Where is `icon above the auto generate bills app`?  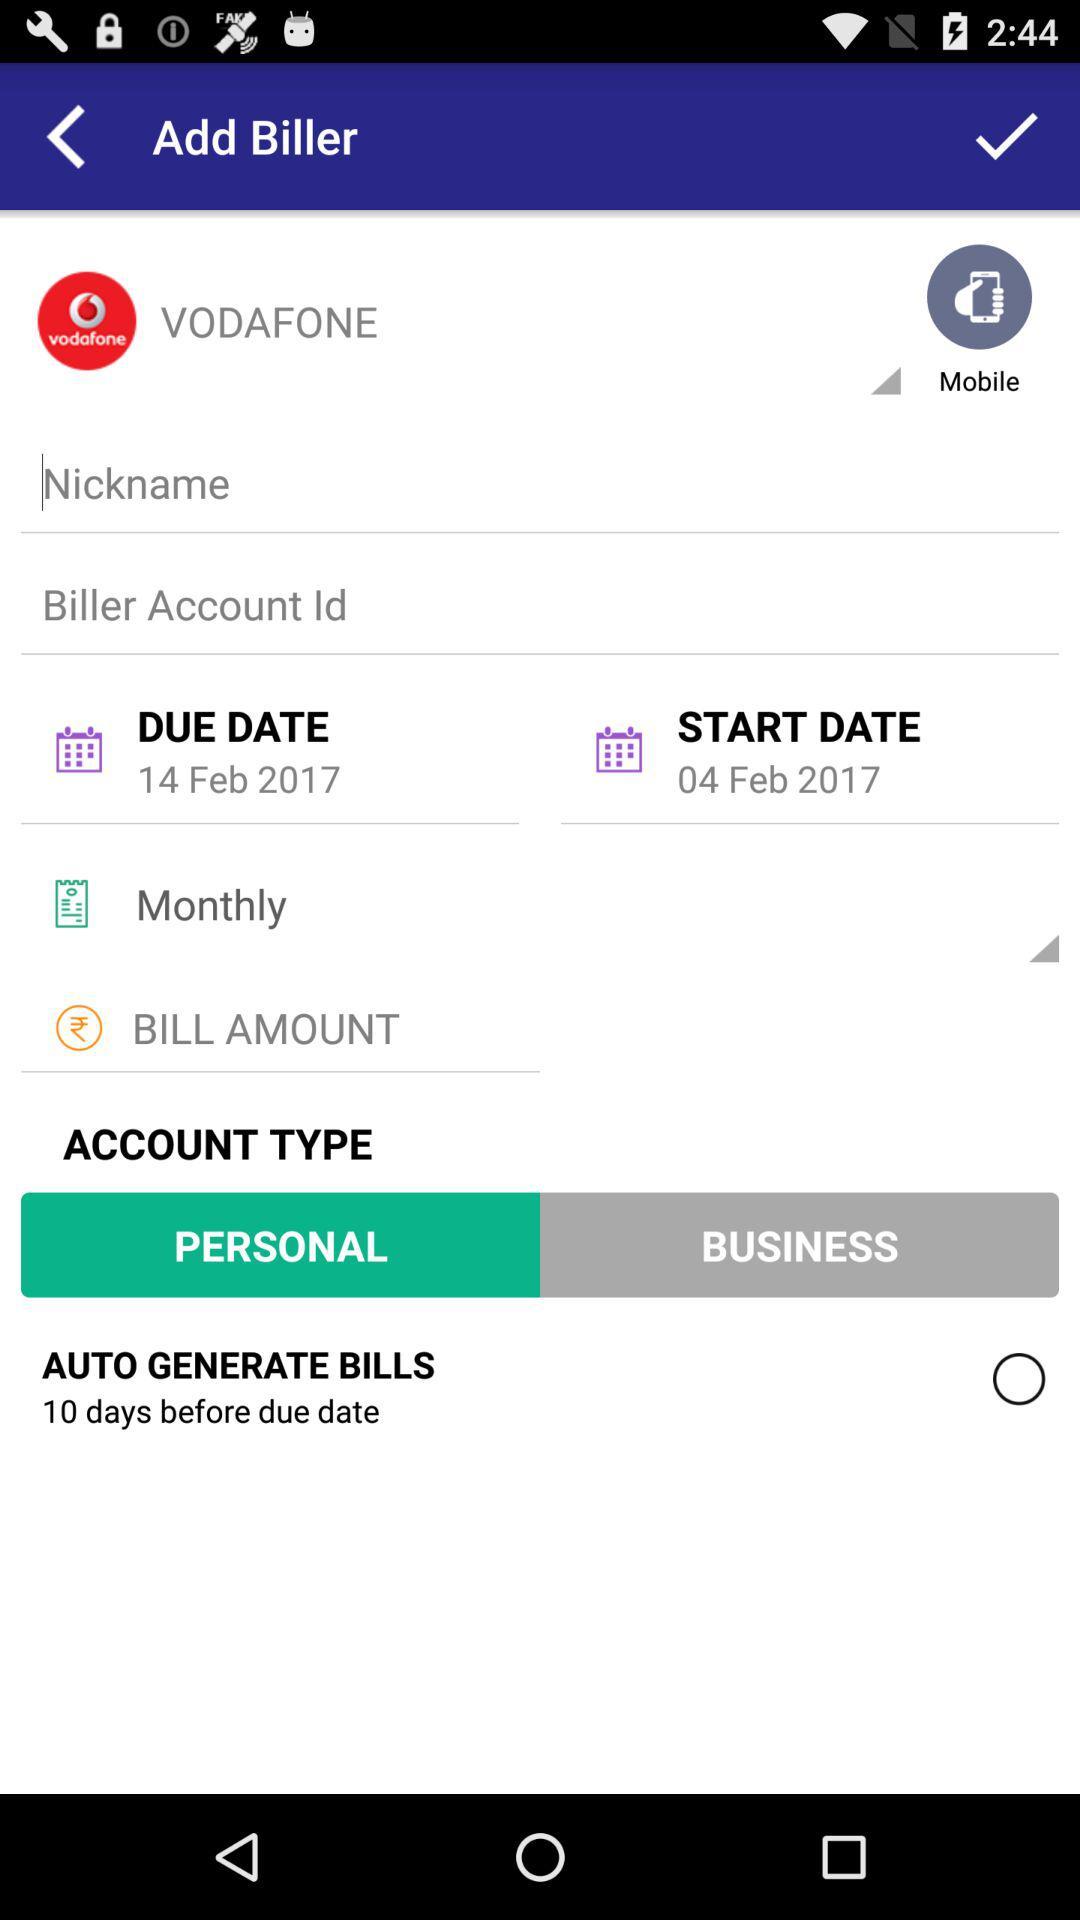 icon above the auto generate bills app is located at coordinates (280, 1243).